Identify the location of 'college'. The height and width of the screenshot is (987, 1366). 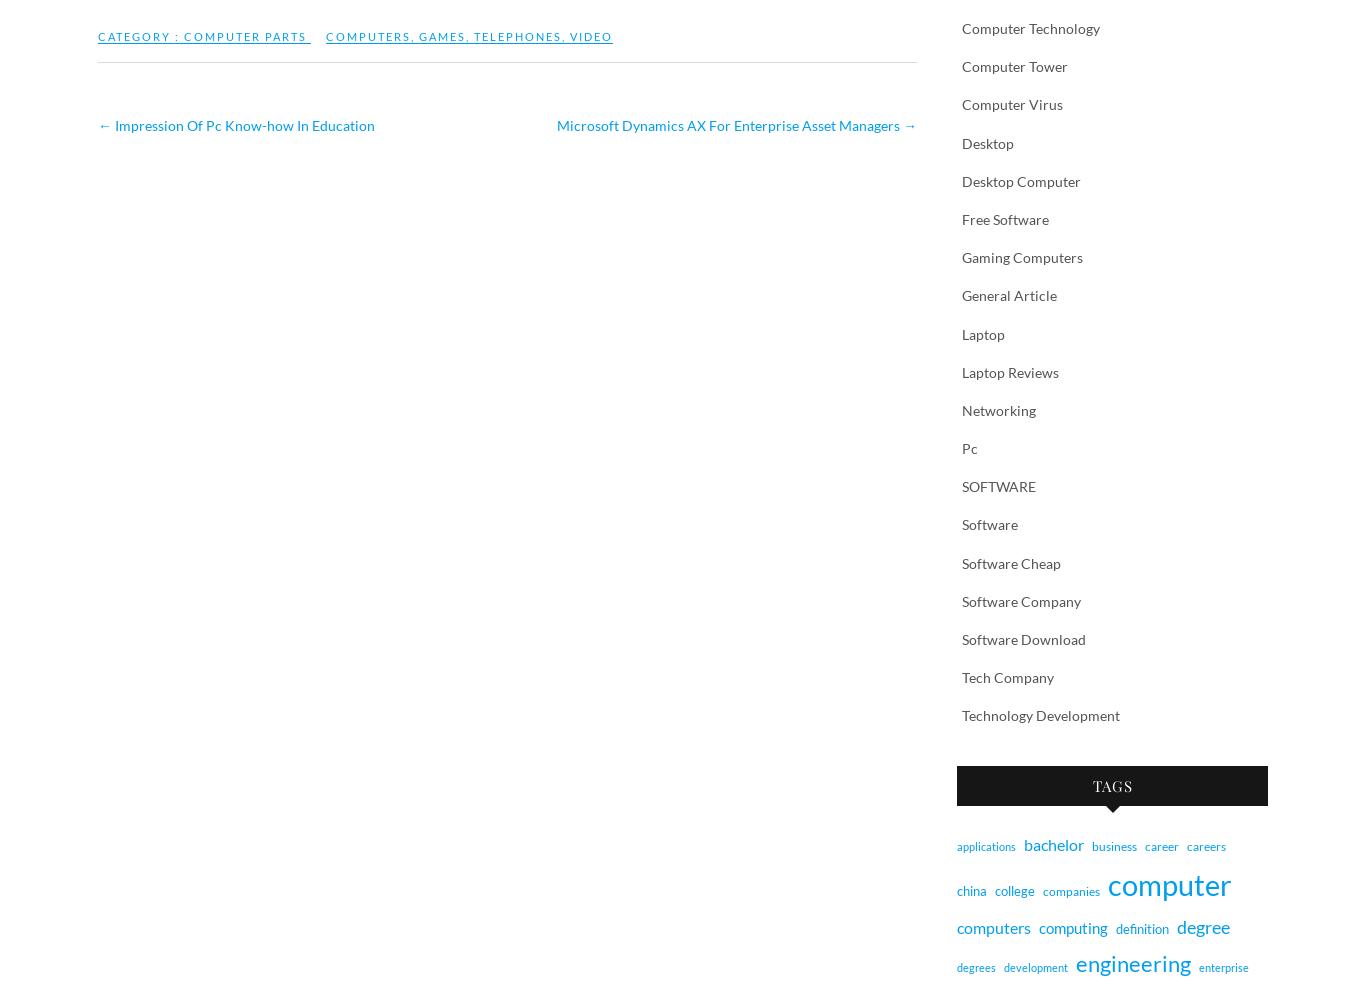
(1014, 889).